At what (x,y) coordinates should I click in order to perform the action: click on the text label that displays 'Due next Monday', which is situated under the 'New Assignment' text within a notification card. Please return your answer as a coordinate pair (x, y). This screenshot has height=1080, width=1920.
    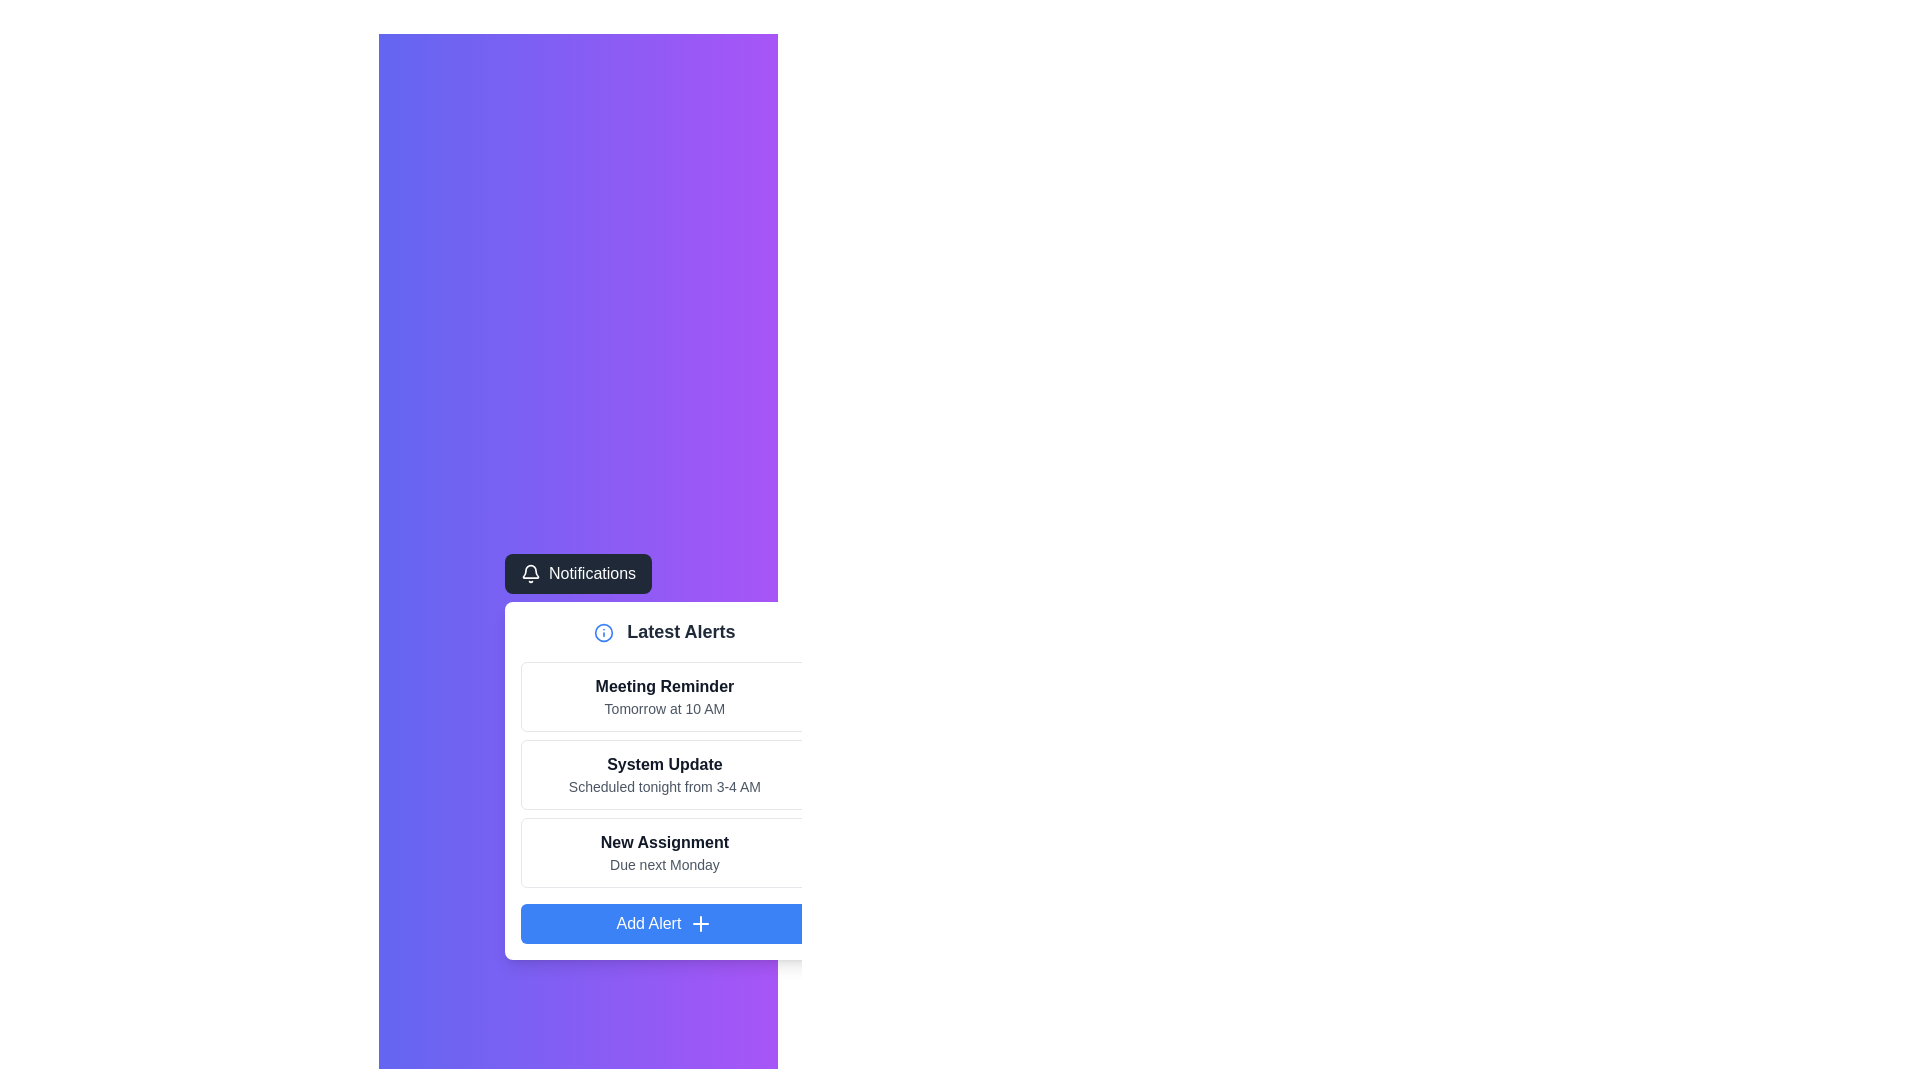
    Looking at the image, I should click on (664, 863).